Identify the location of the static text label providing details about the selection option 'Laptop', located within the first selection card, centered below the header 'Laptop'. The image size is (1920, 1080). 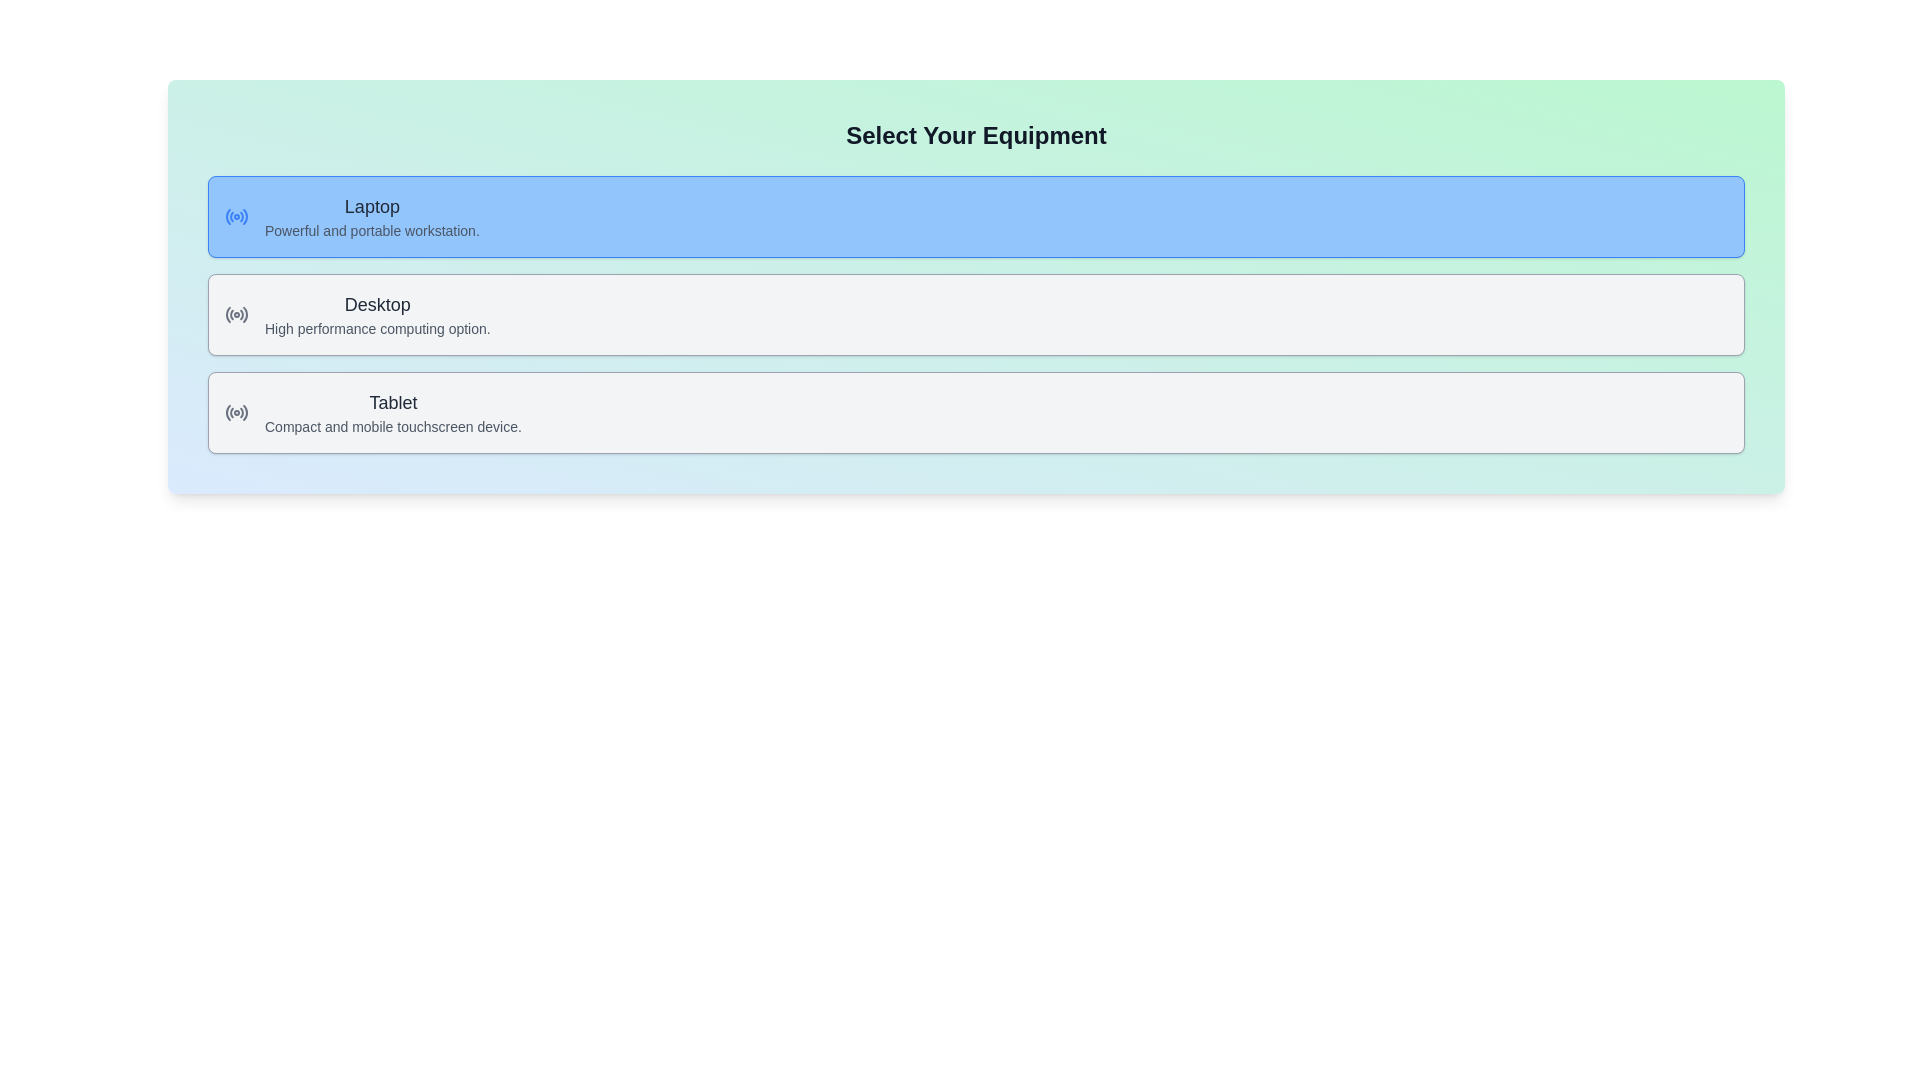
(372, 230).